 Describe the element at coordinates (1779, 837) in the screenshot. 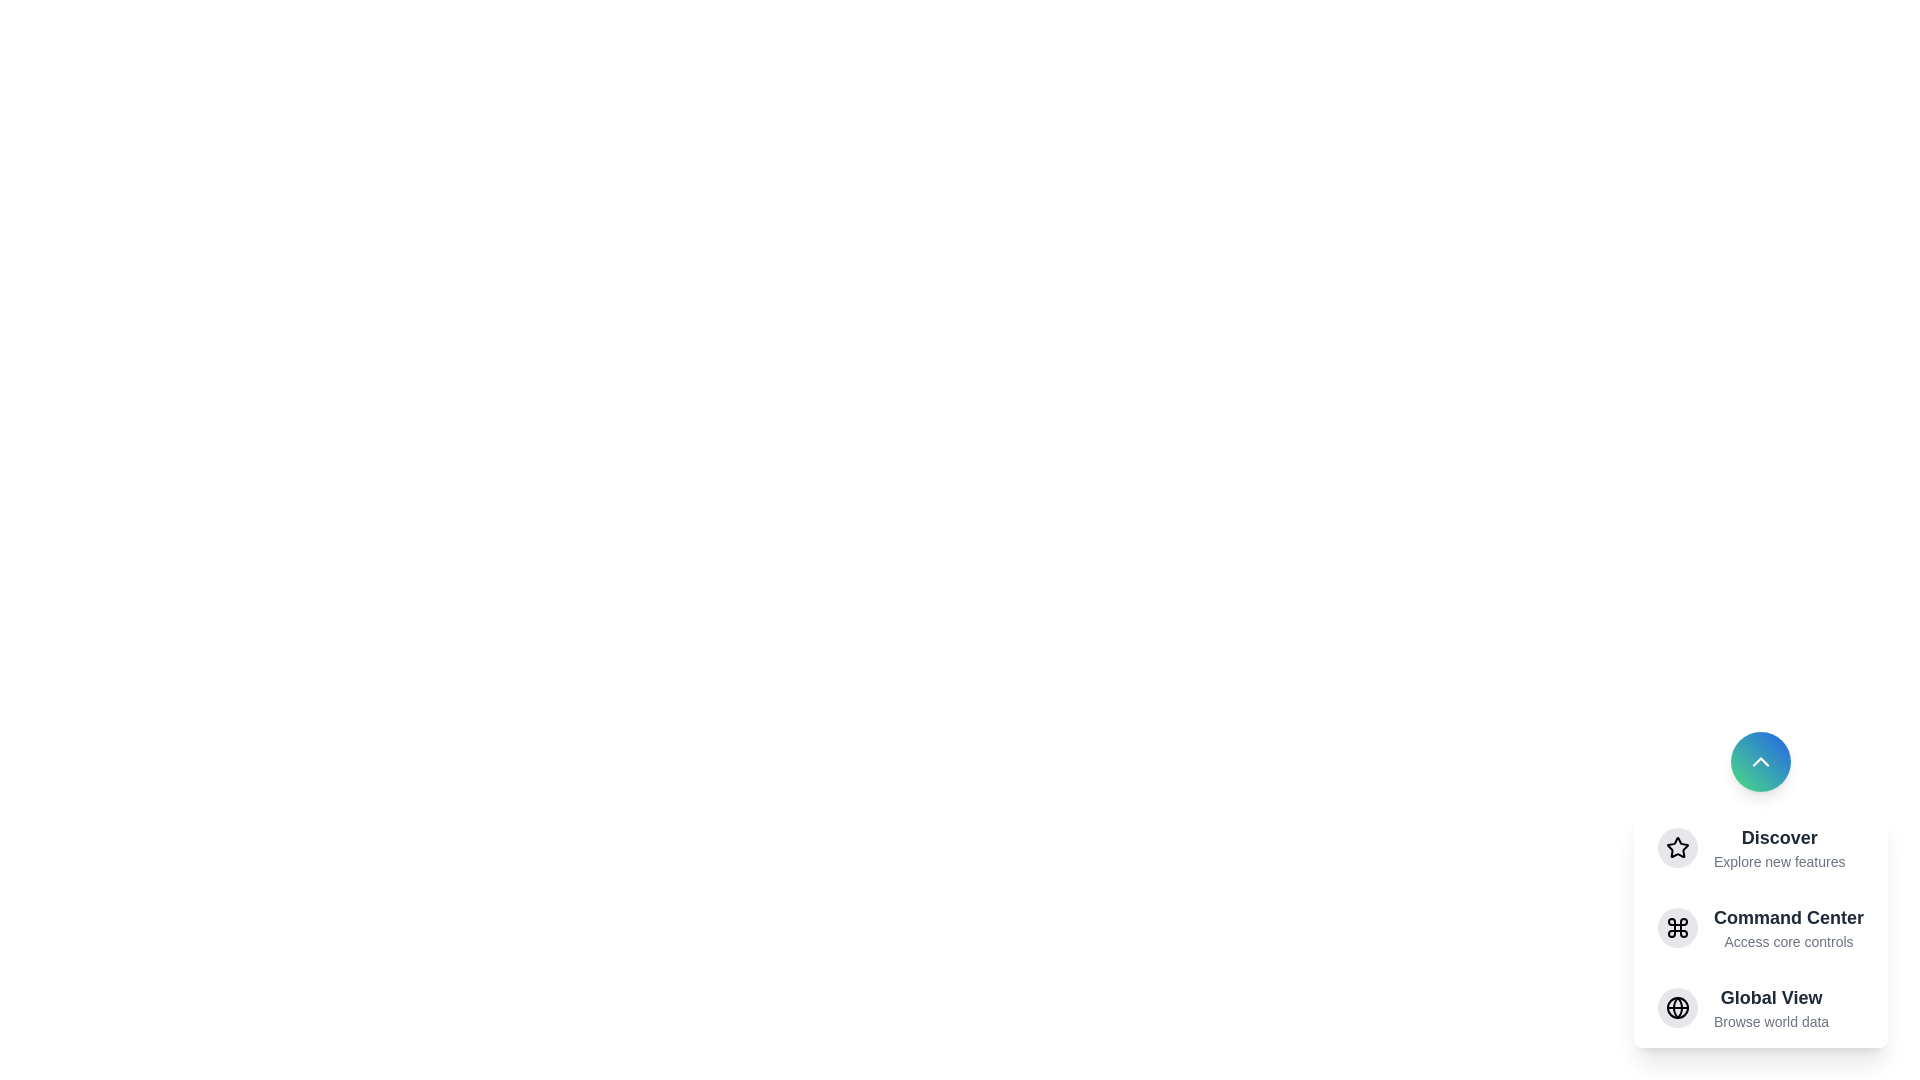

I see `the 'Discover' menu item to trigger its action` at that location.